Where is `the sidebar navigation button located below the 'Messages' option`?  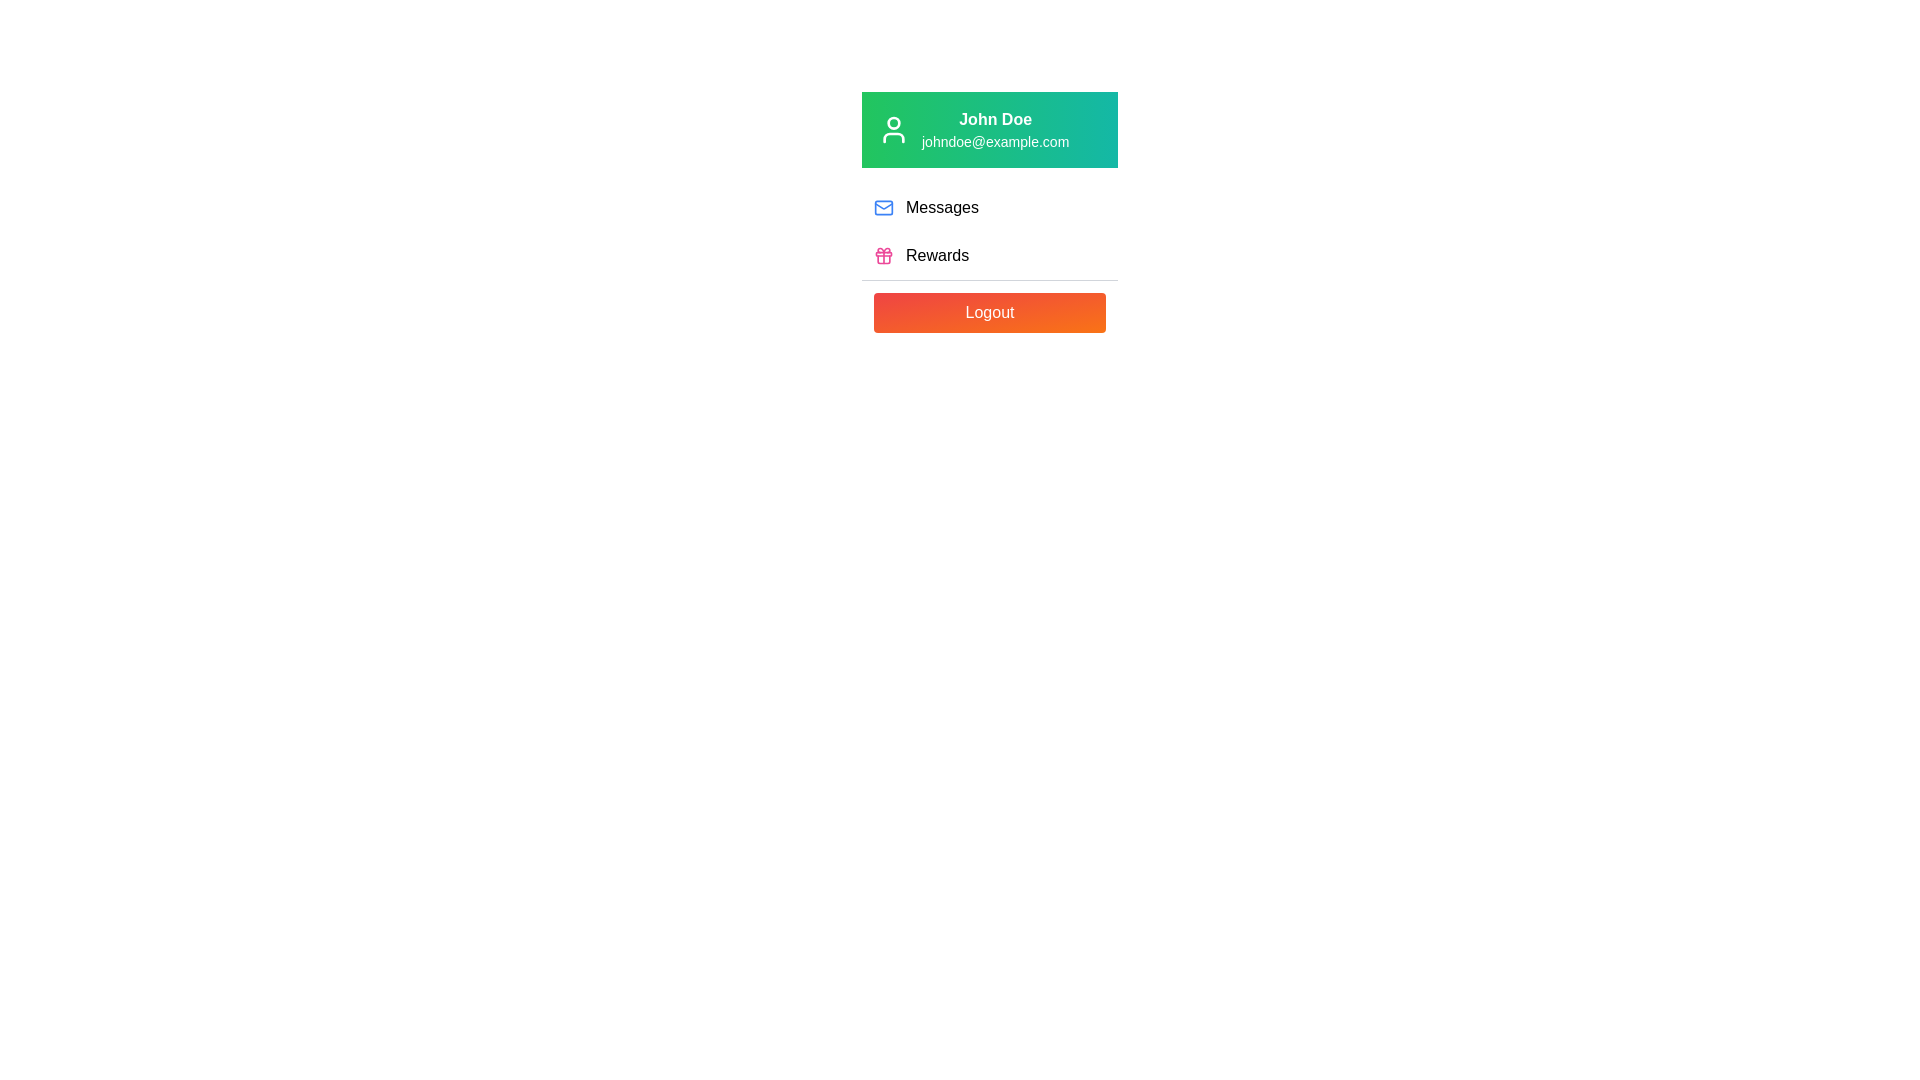 the sidebar navigation button located below the 'Messages' option is located at coordinates (989, 254).